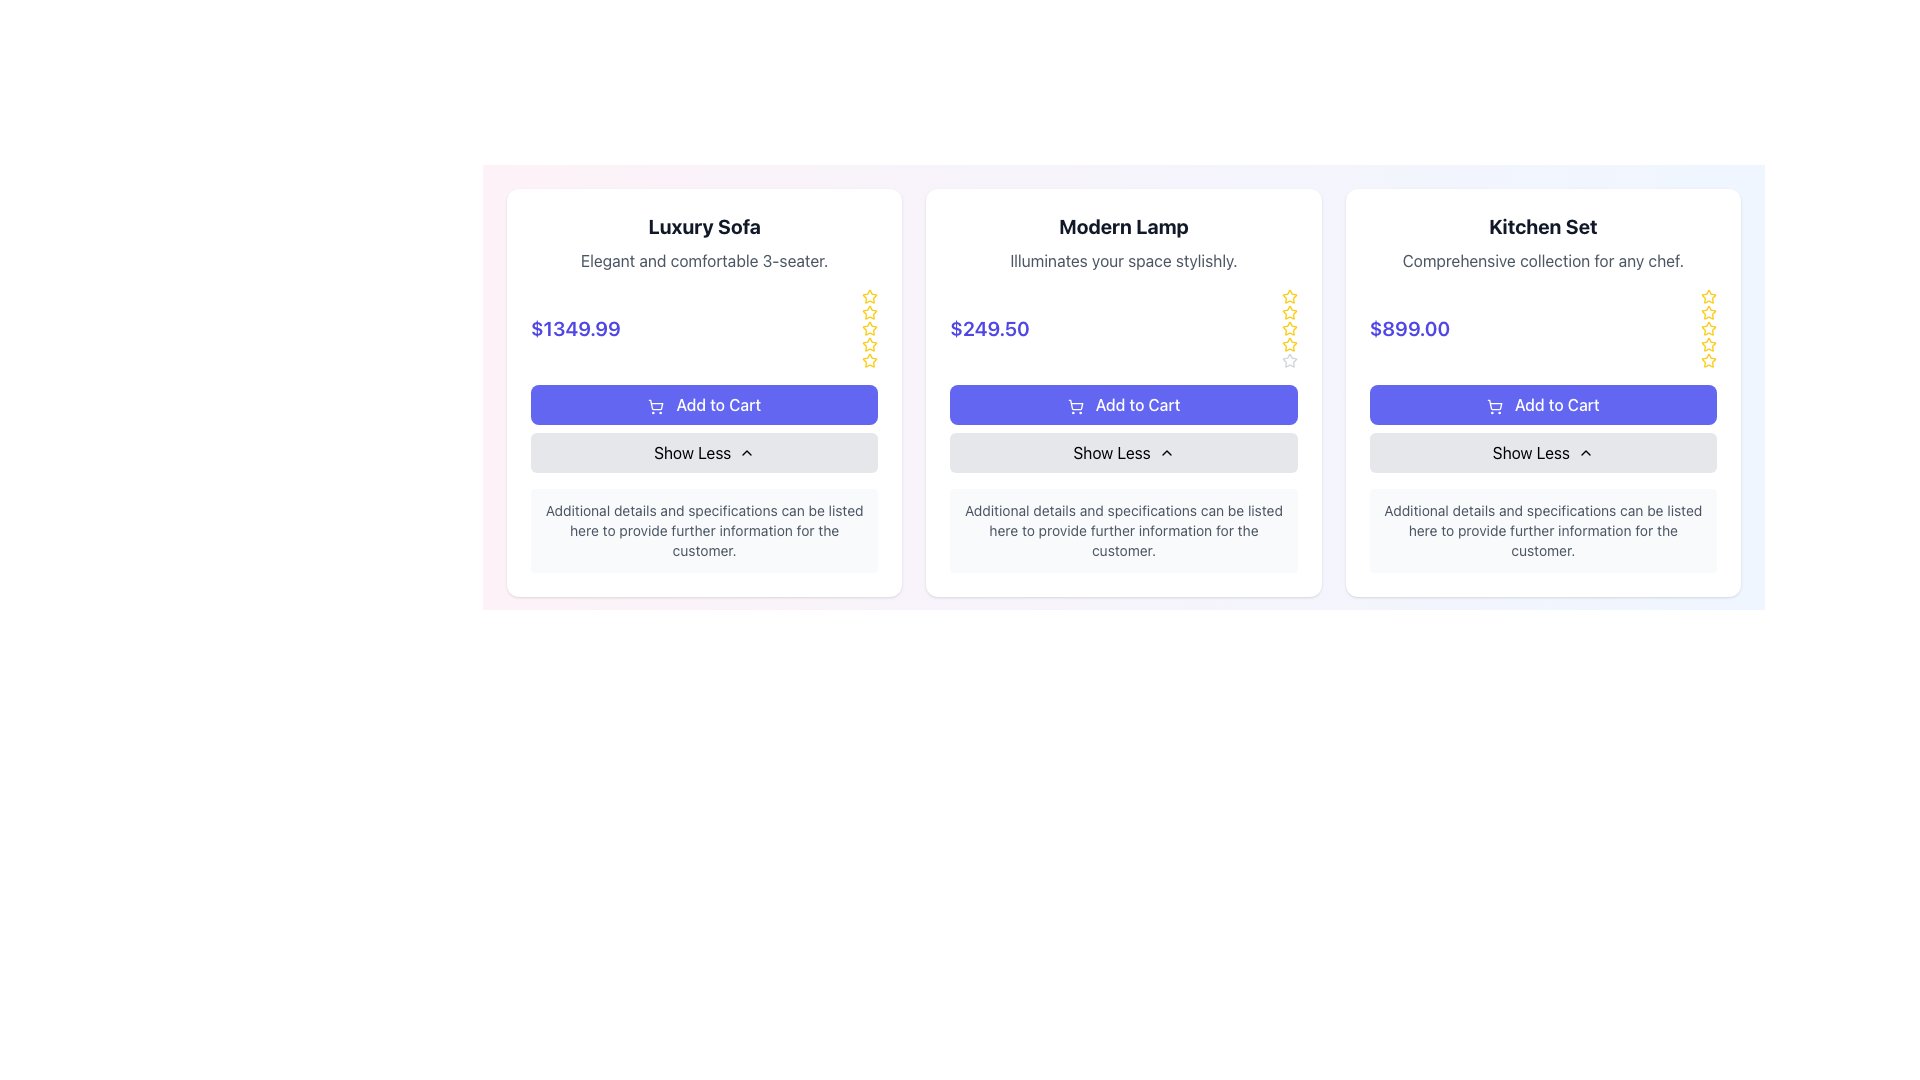 This screenshot has width=1920, height=1080. What do you see at coordinates (1123, 530) in the screenshot?
I see `the informational text block located at the bottom center of the 'Modern Lamp' card, under the 'Show Less ↑' button` at bounding box center [1123, 530].